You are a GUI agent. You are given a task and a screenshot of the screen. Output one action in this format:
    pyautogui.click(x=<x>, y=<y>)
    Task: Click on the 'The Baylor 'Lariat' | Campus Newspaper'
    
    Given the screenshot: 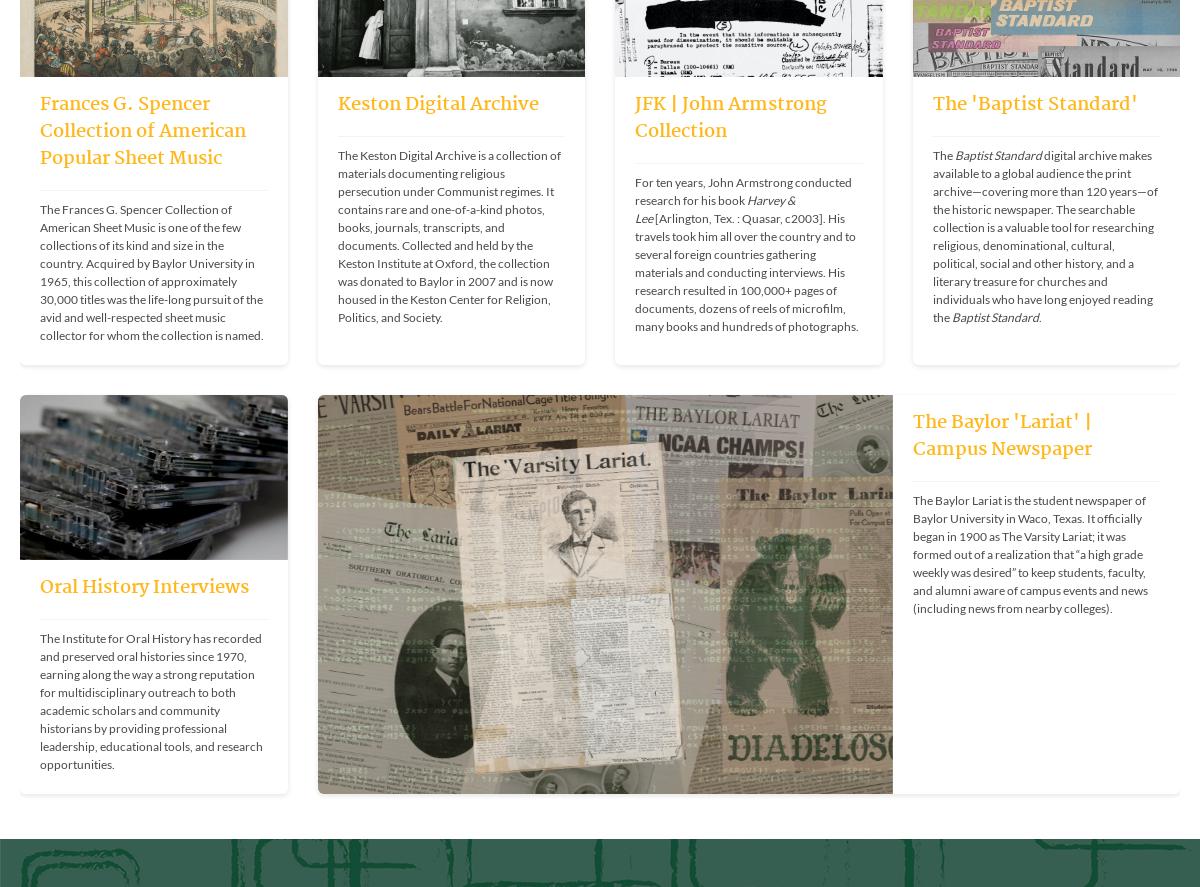 What is the action you would take?
    pyautogui.click(x=1001, y=435)
    